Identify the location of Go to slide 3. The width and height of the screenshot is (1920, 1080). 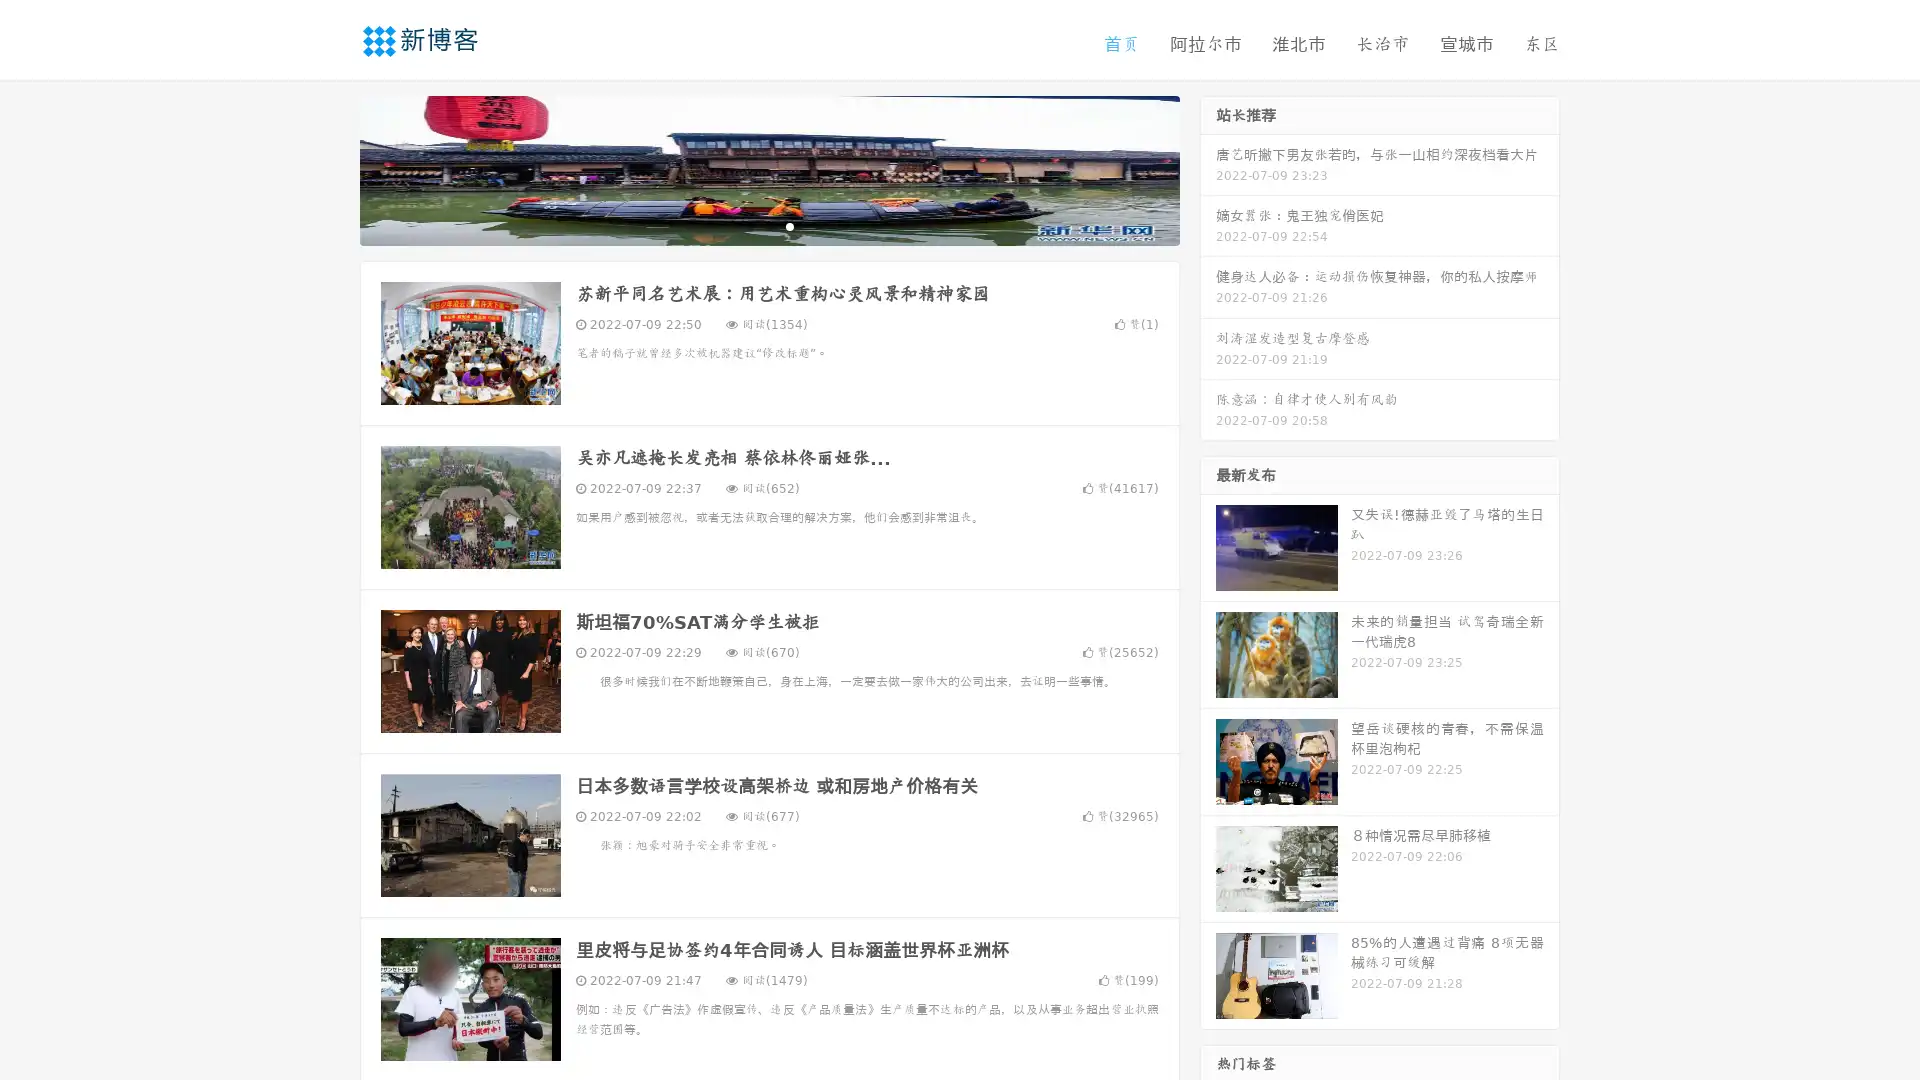
(789, 225).